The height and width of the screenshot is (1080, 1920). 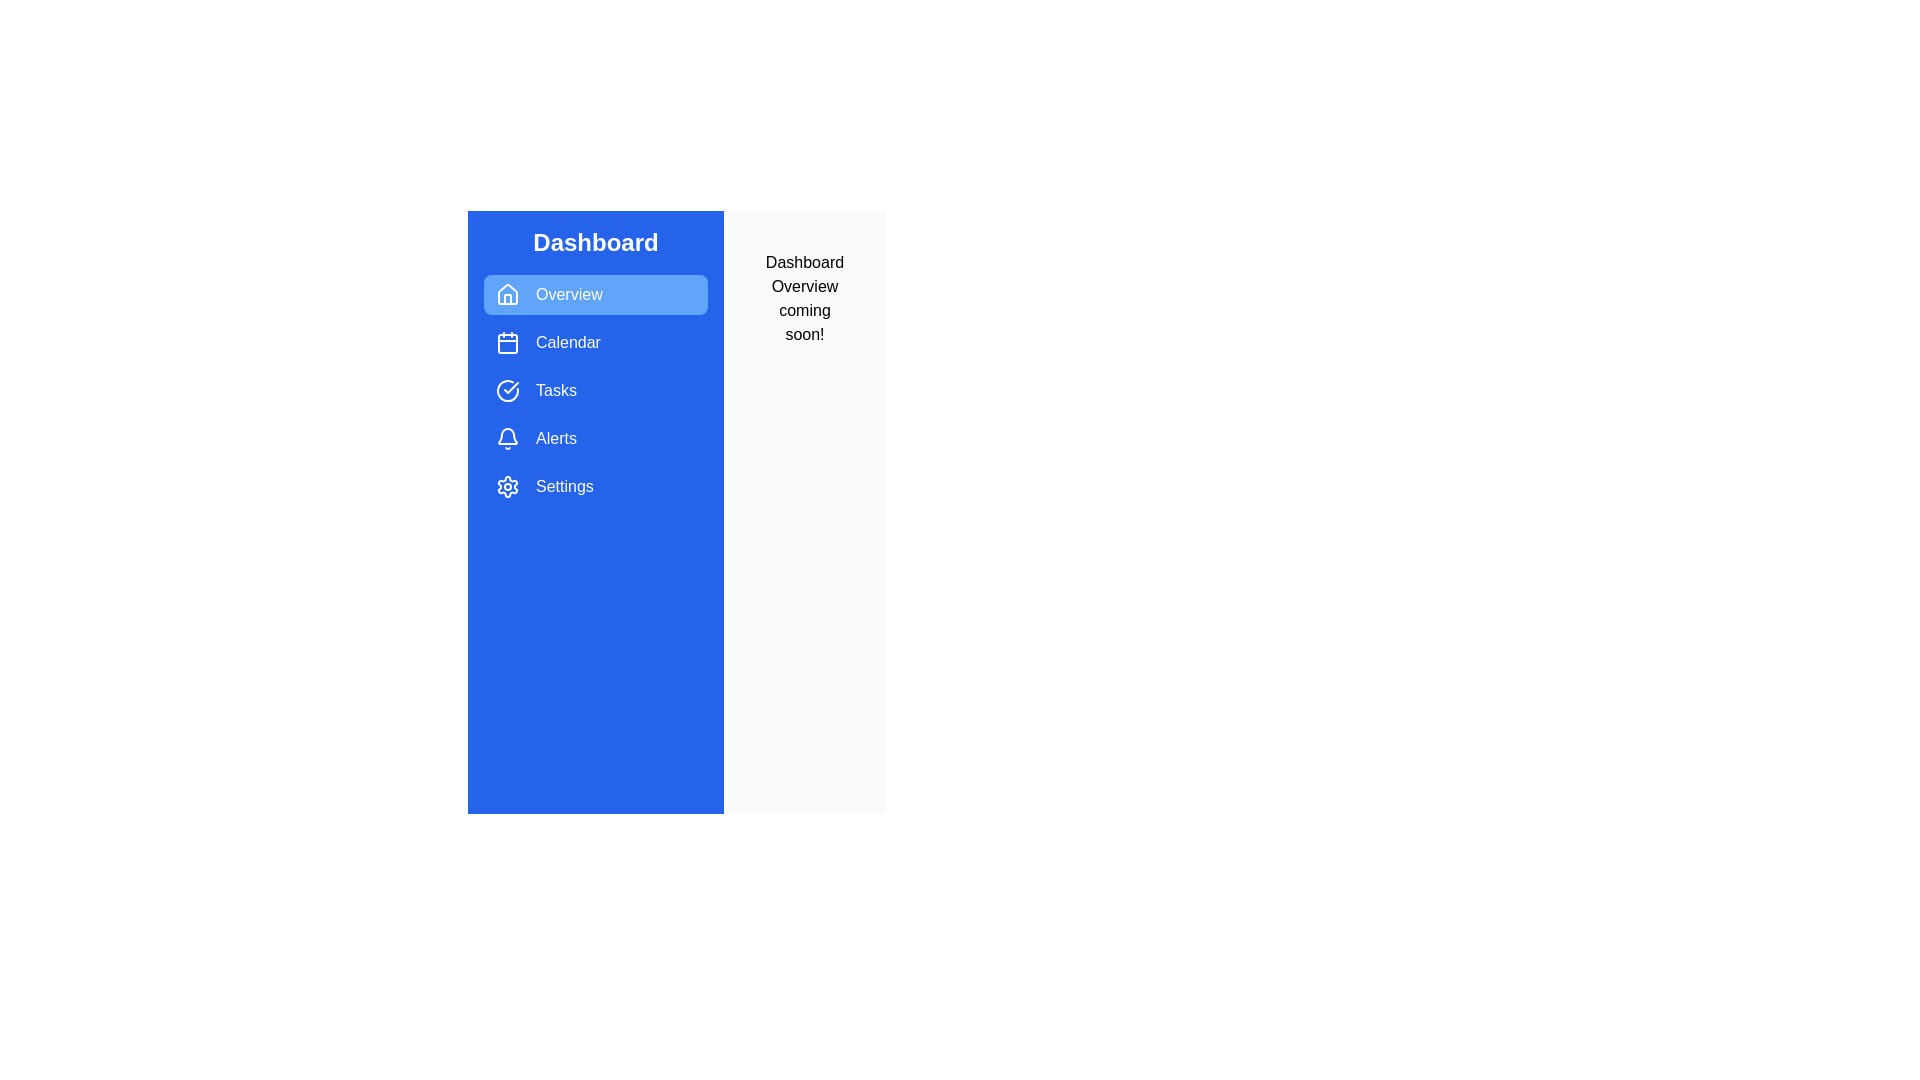 I want to click on the door element of the house icon located on the blue sidebar, which is adjacent, so click(x=508, y=299).